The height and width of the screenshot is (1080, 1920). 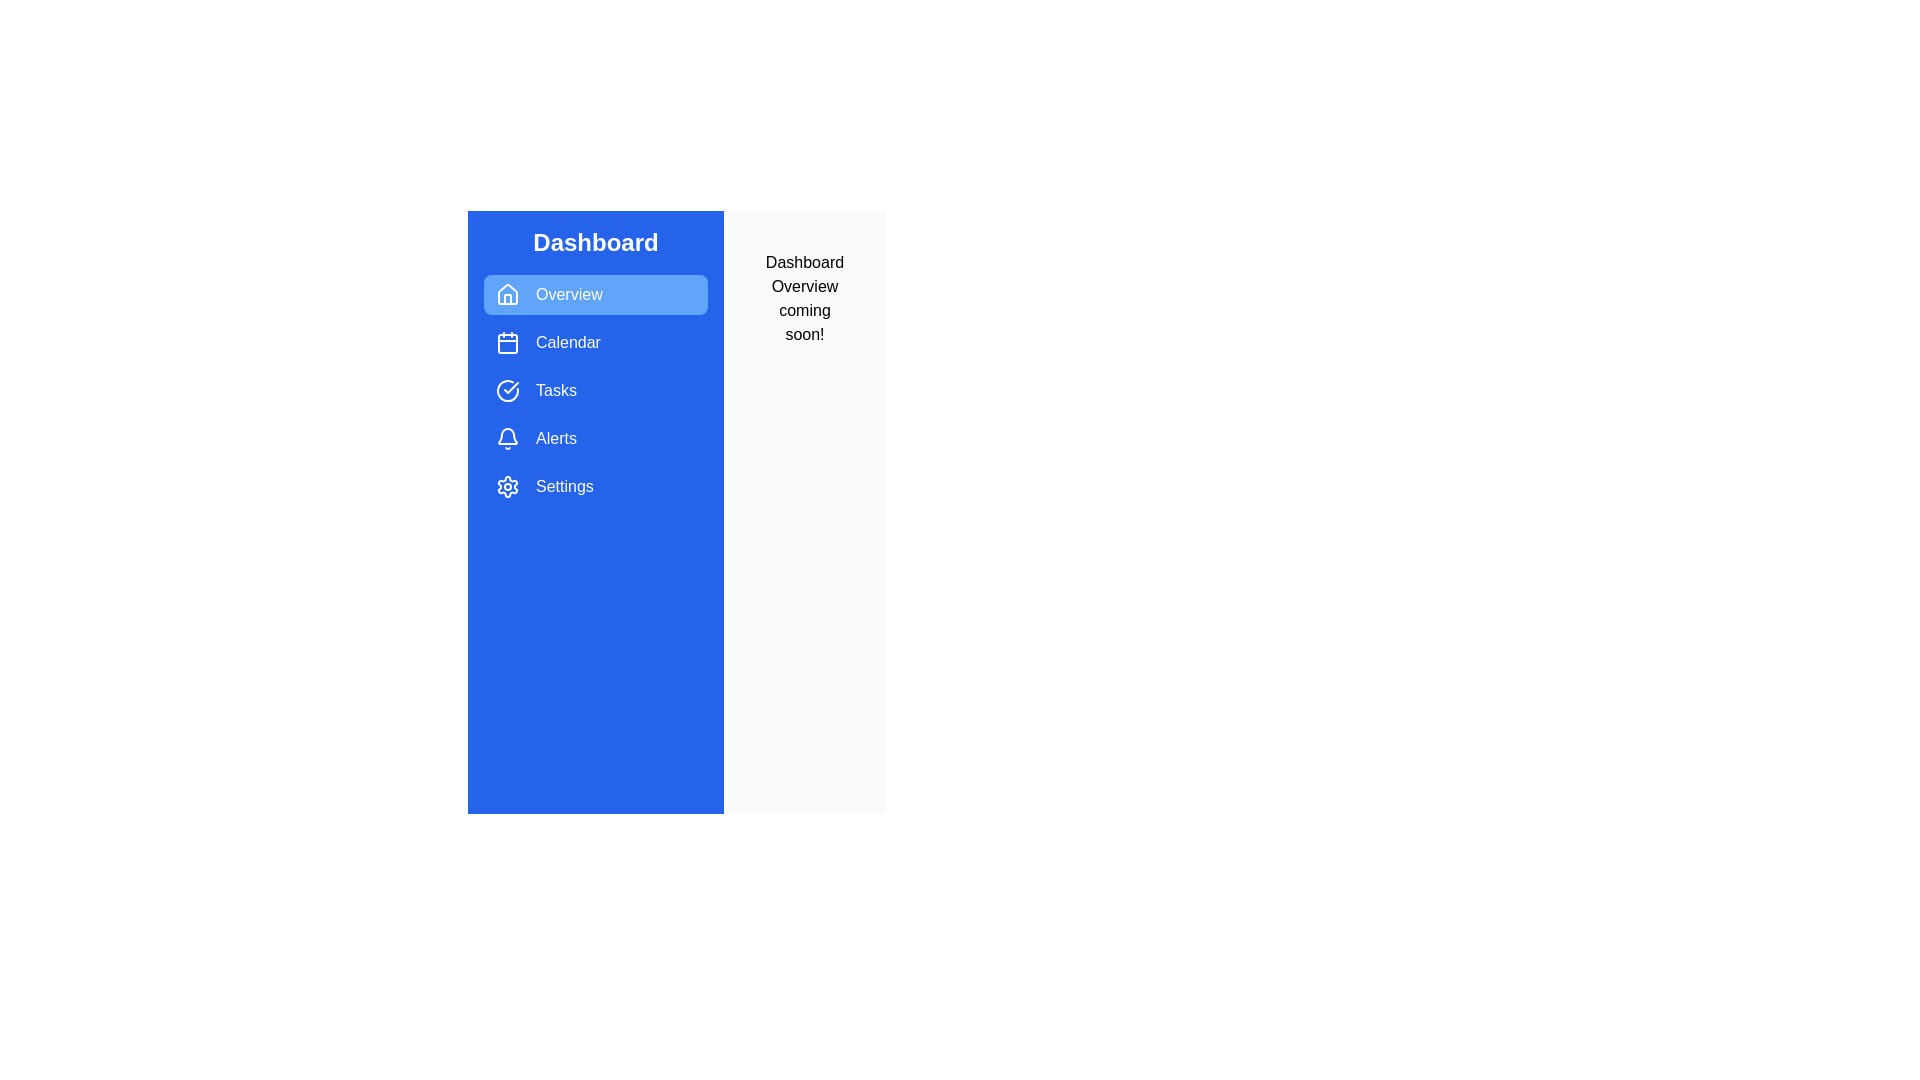 I want to click on the door element of the house icon located on the blue sidebar, which is adjacent, so click(x=508, y=299).